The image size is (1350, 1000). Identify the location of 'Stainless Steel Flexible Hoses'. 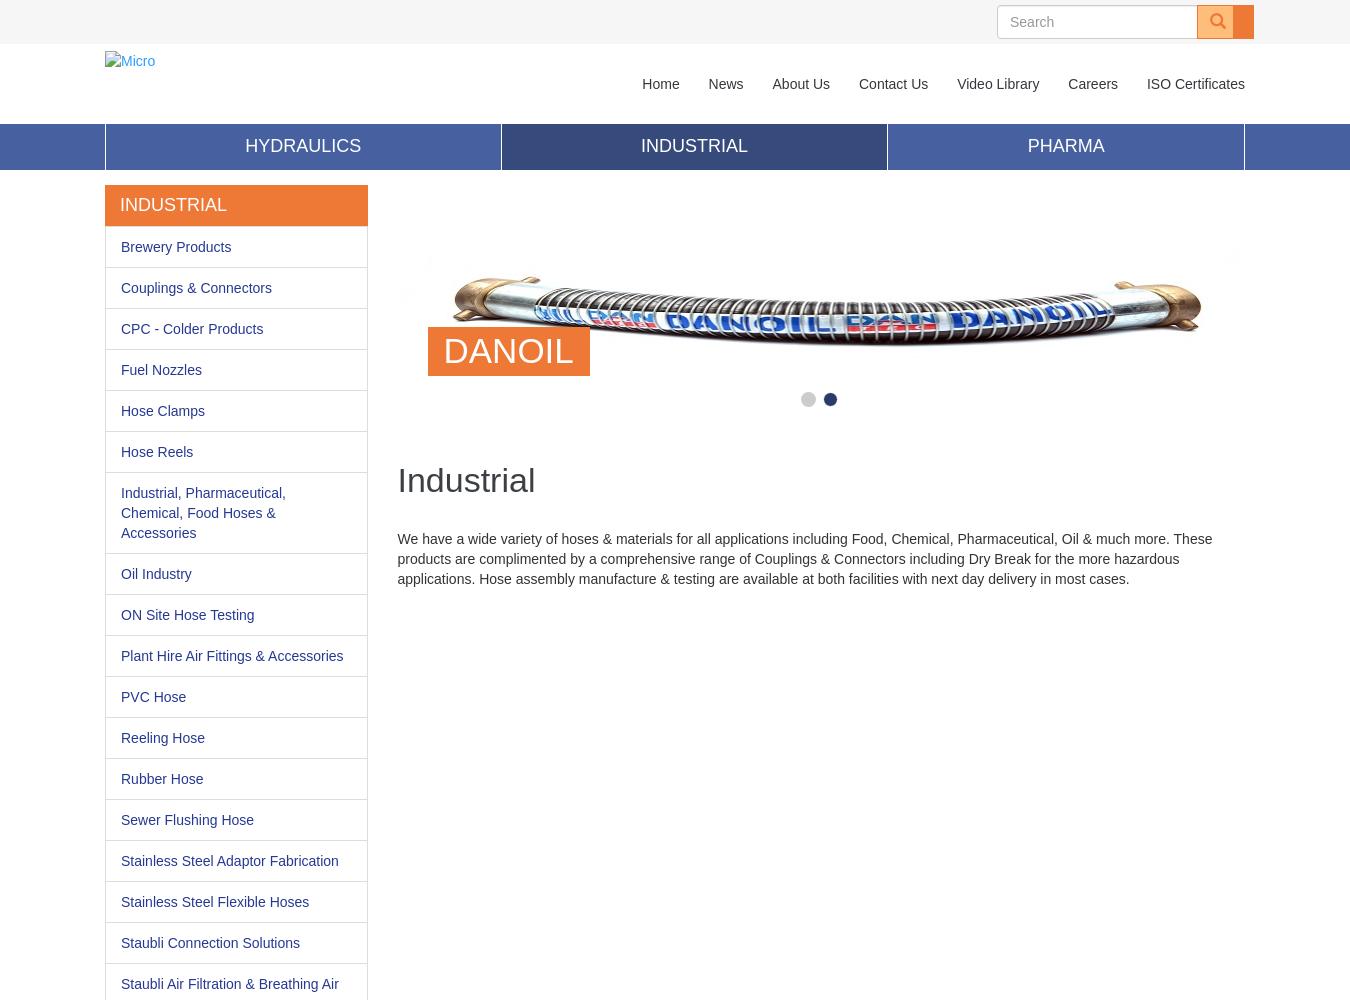
(215, 902).